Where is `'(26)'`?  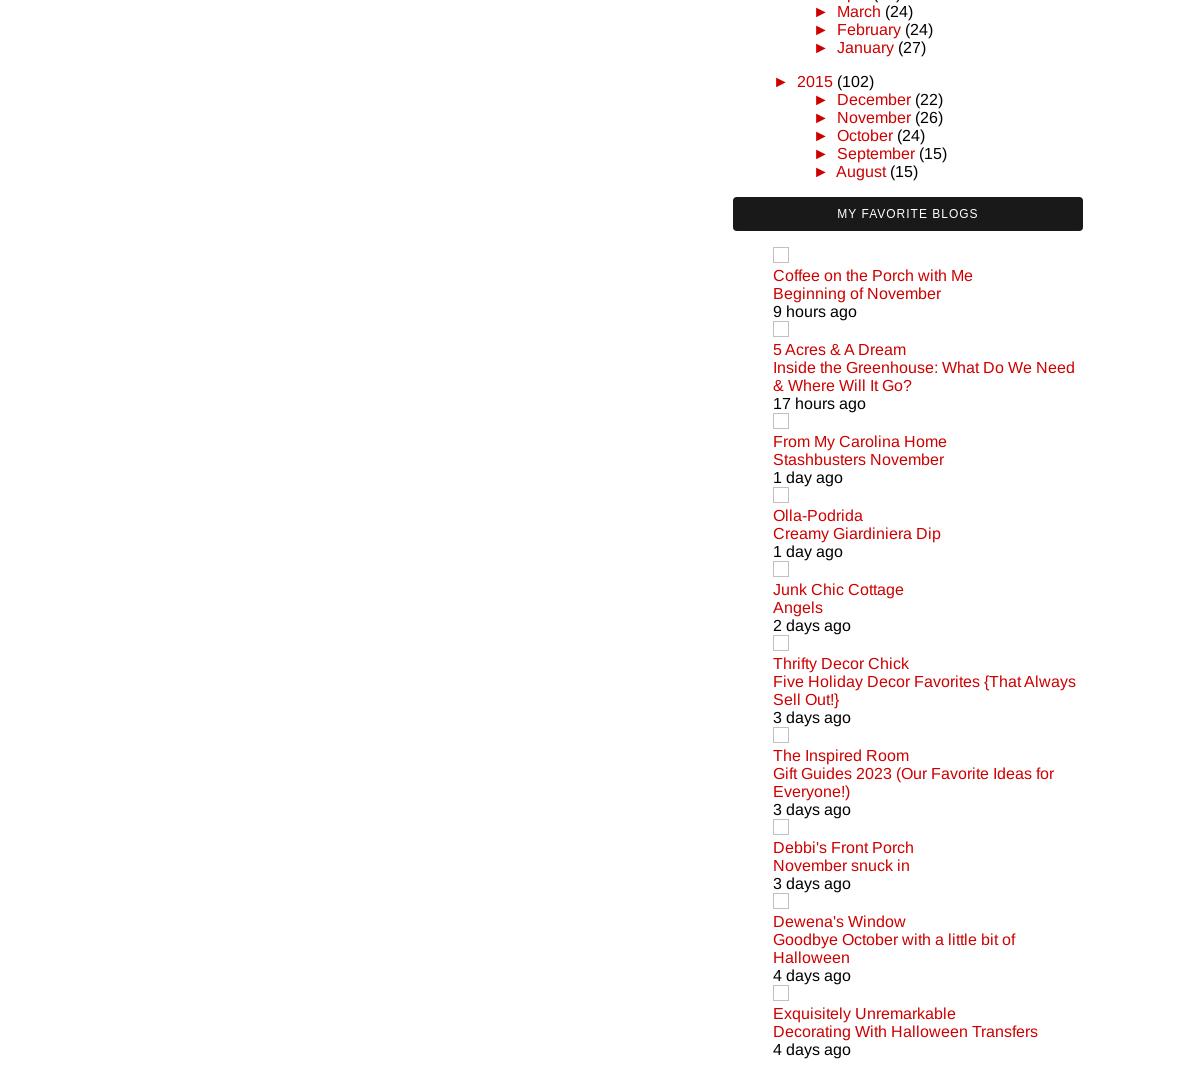
'(26)' is located at coordinates (928, 115).